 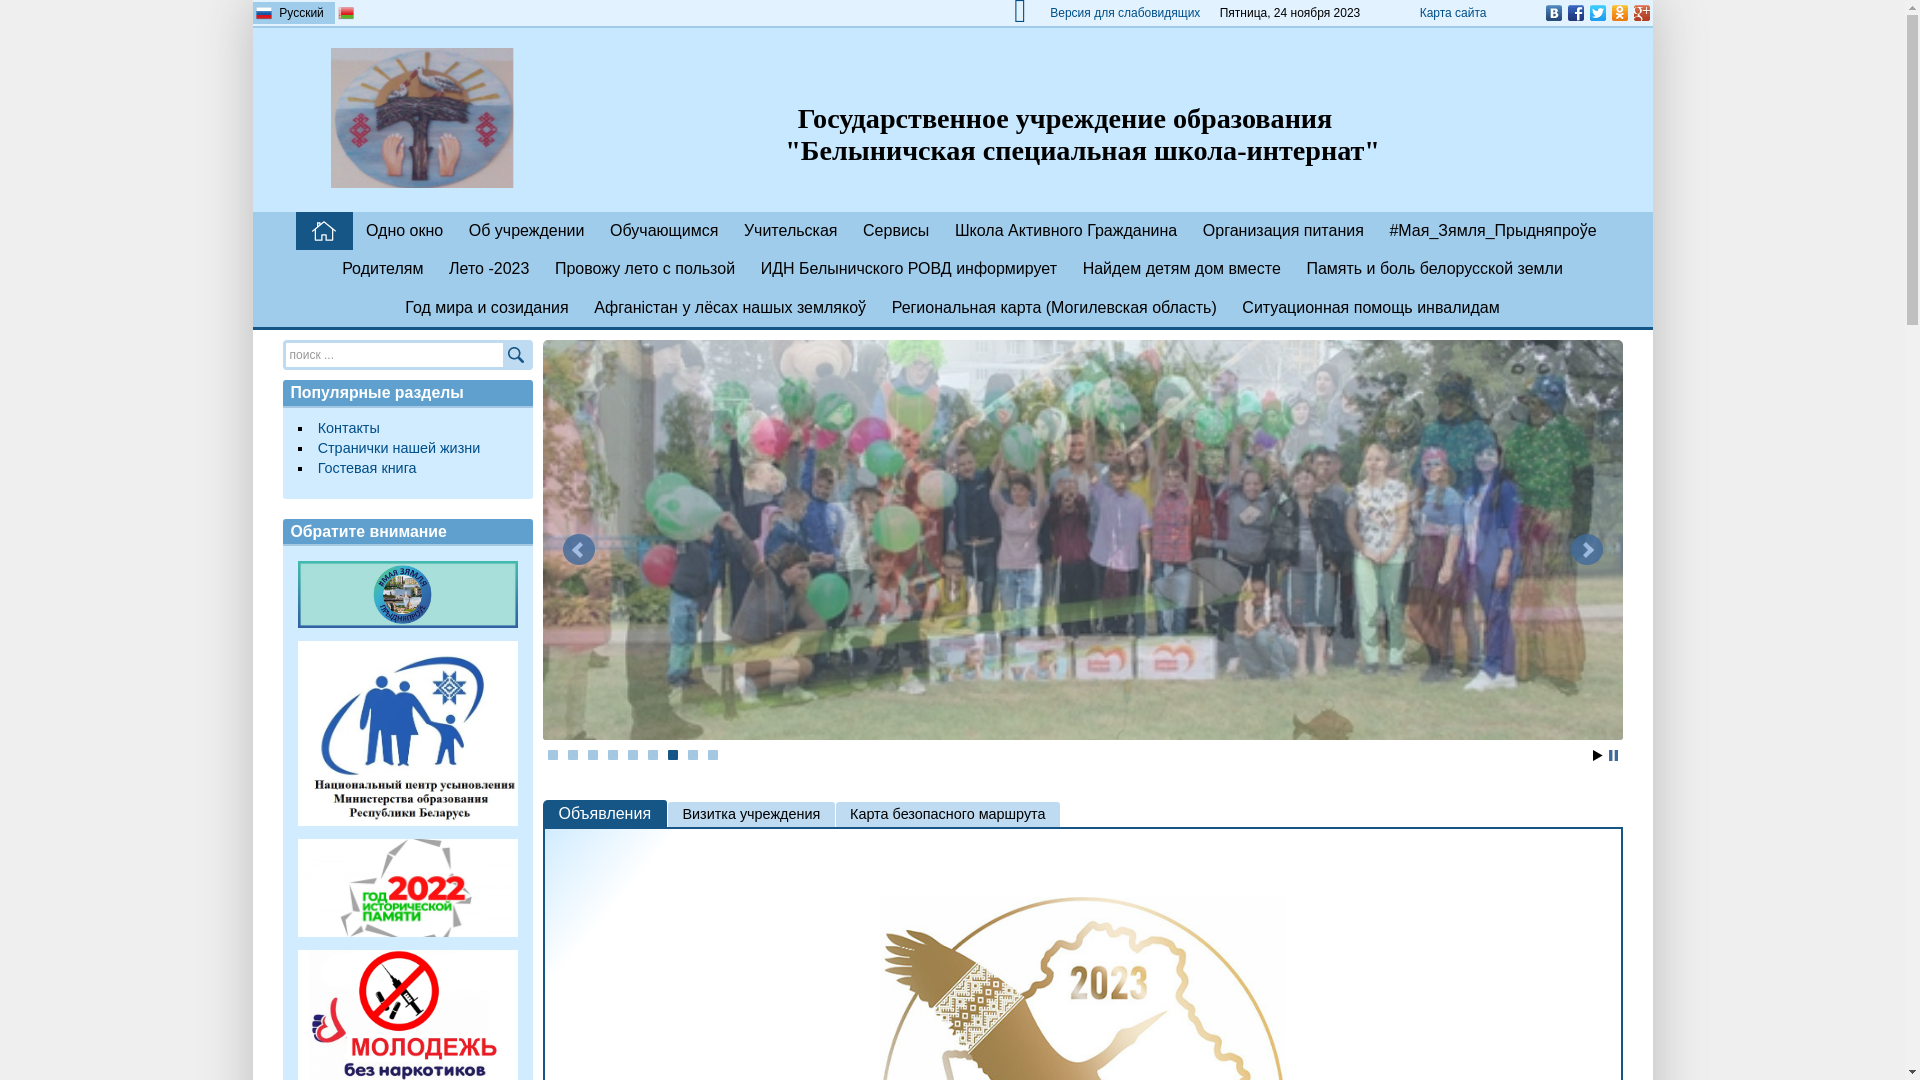 What do you see at coordinates (652, 755) in the screenshot?
I see `'6'` at bounding box center [652, 755].